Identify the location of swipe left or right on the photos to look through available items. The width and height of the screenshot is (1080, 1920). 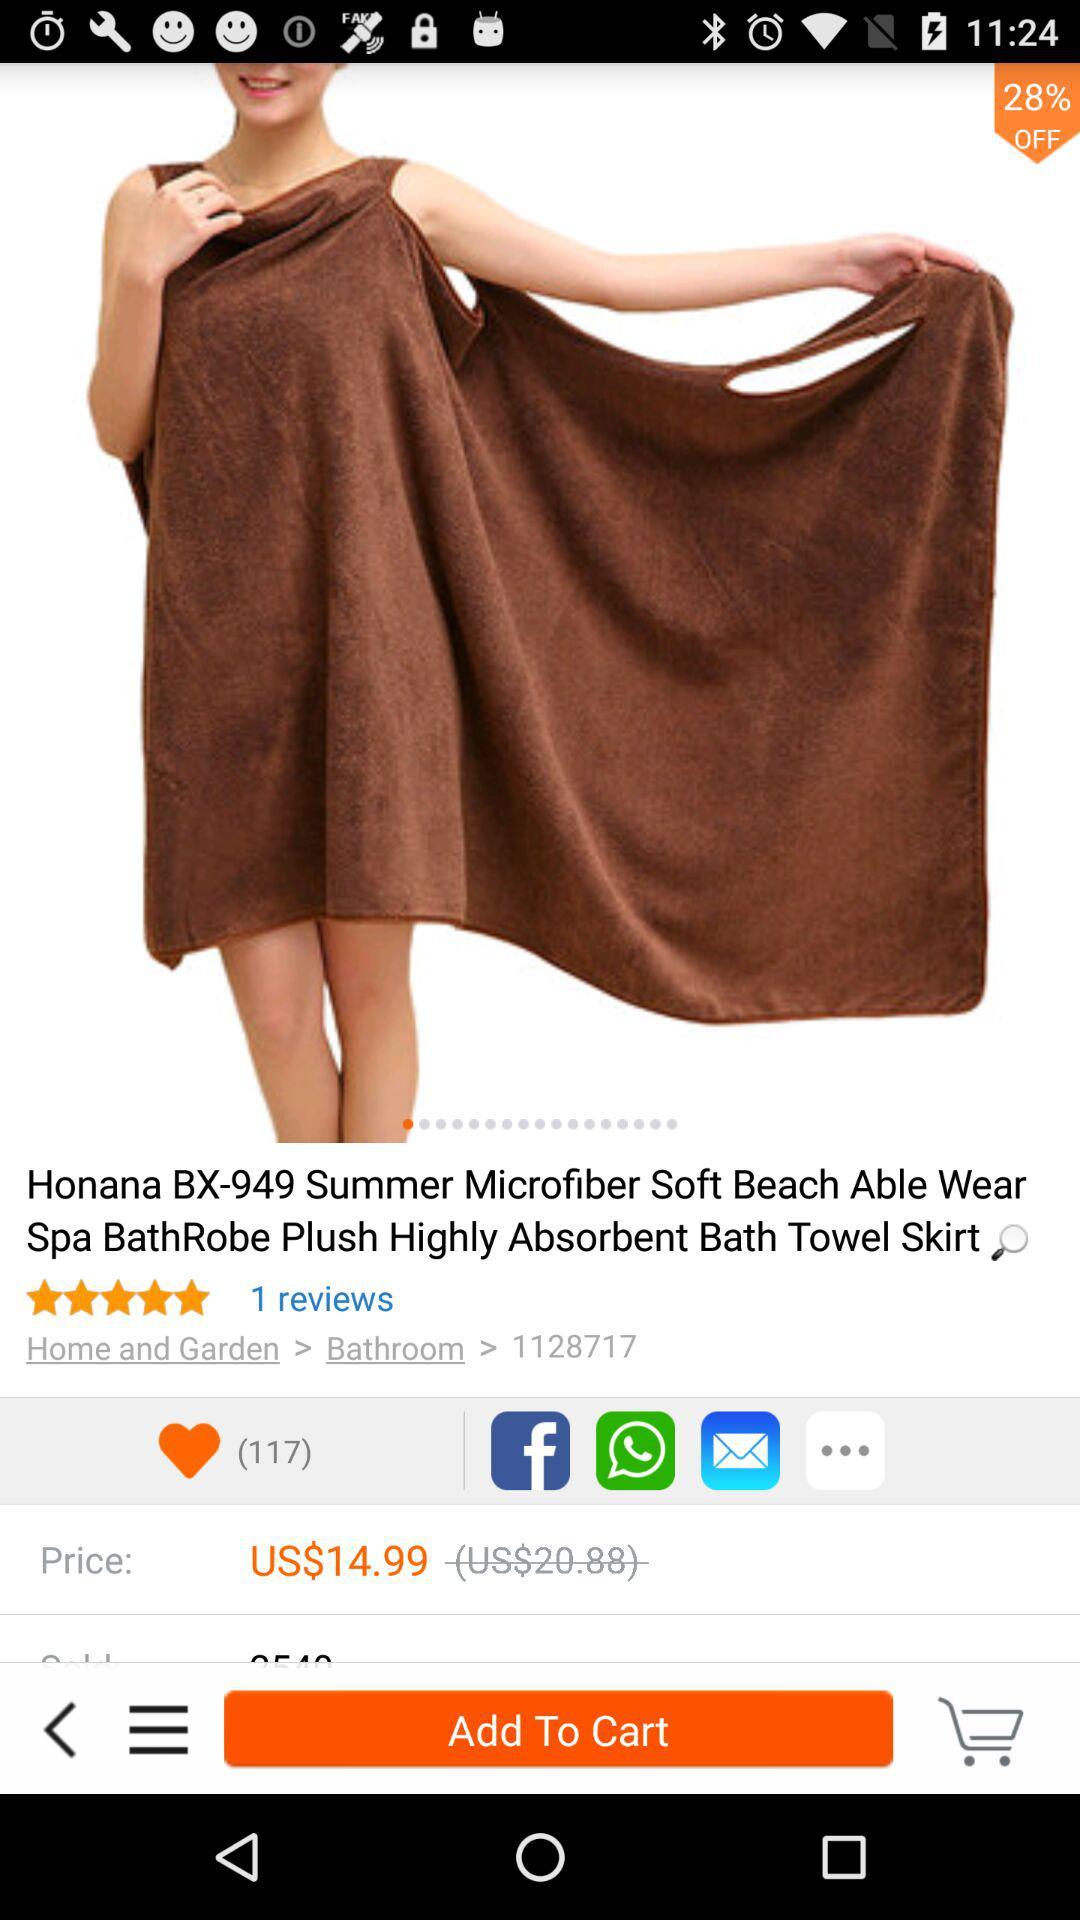
(671, 1124).